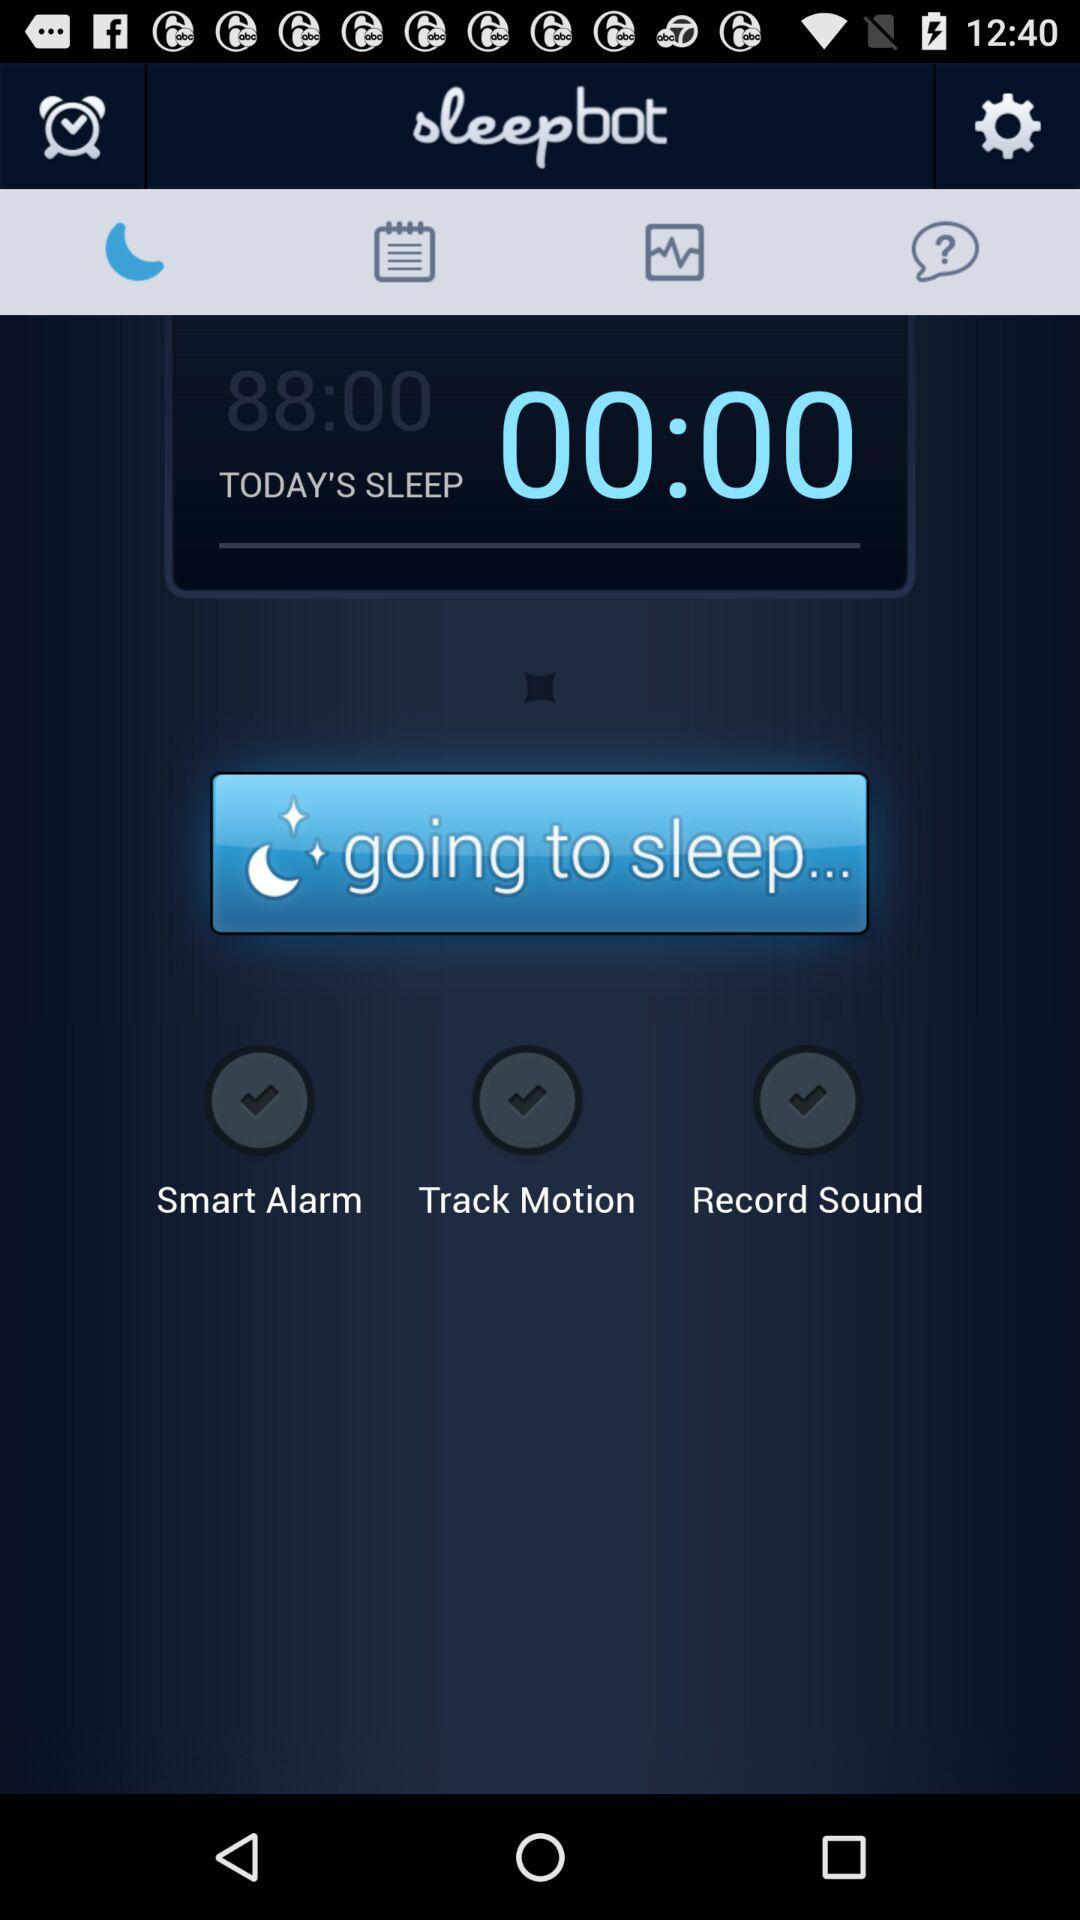 The width and height of the screenshot is (1080, 1920). Describe the element at coordinates (538, 854) in the screenshot. I see `timer alert button` at that location.